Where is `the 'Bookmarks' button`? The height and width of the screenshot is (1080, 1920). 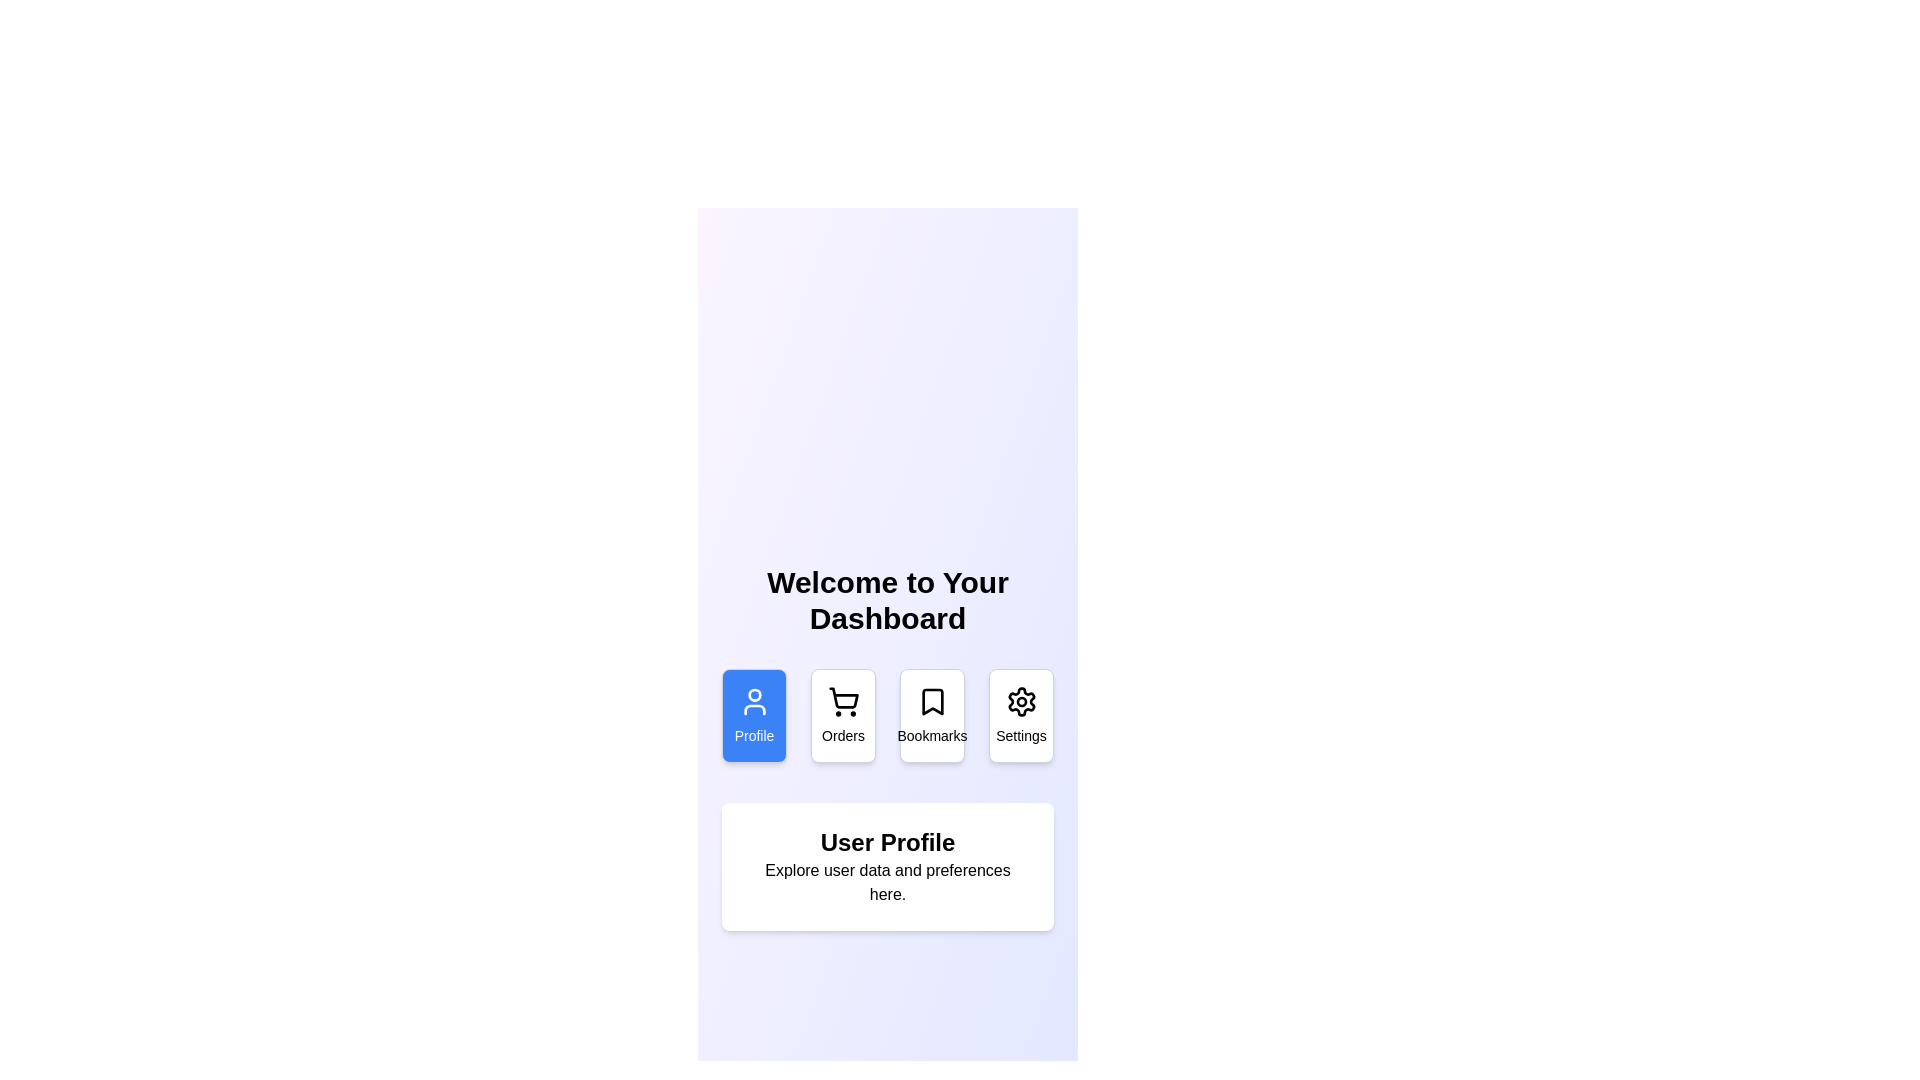
the 'Bookmarks' button is located at coordinates (931, 715).